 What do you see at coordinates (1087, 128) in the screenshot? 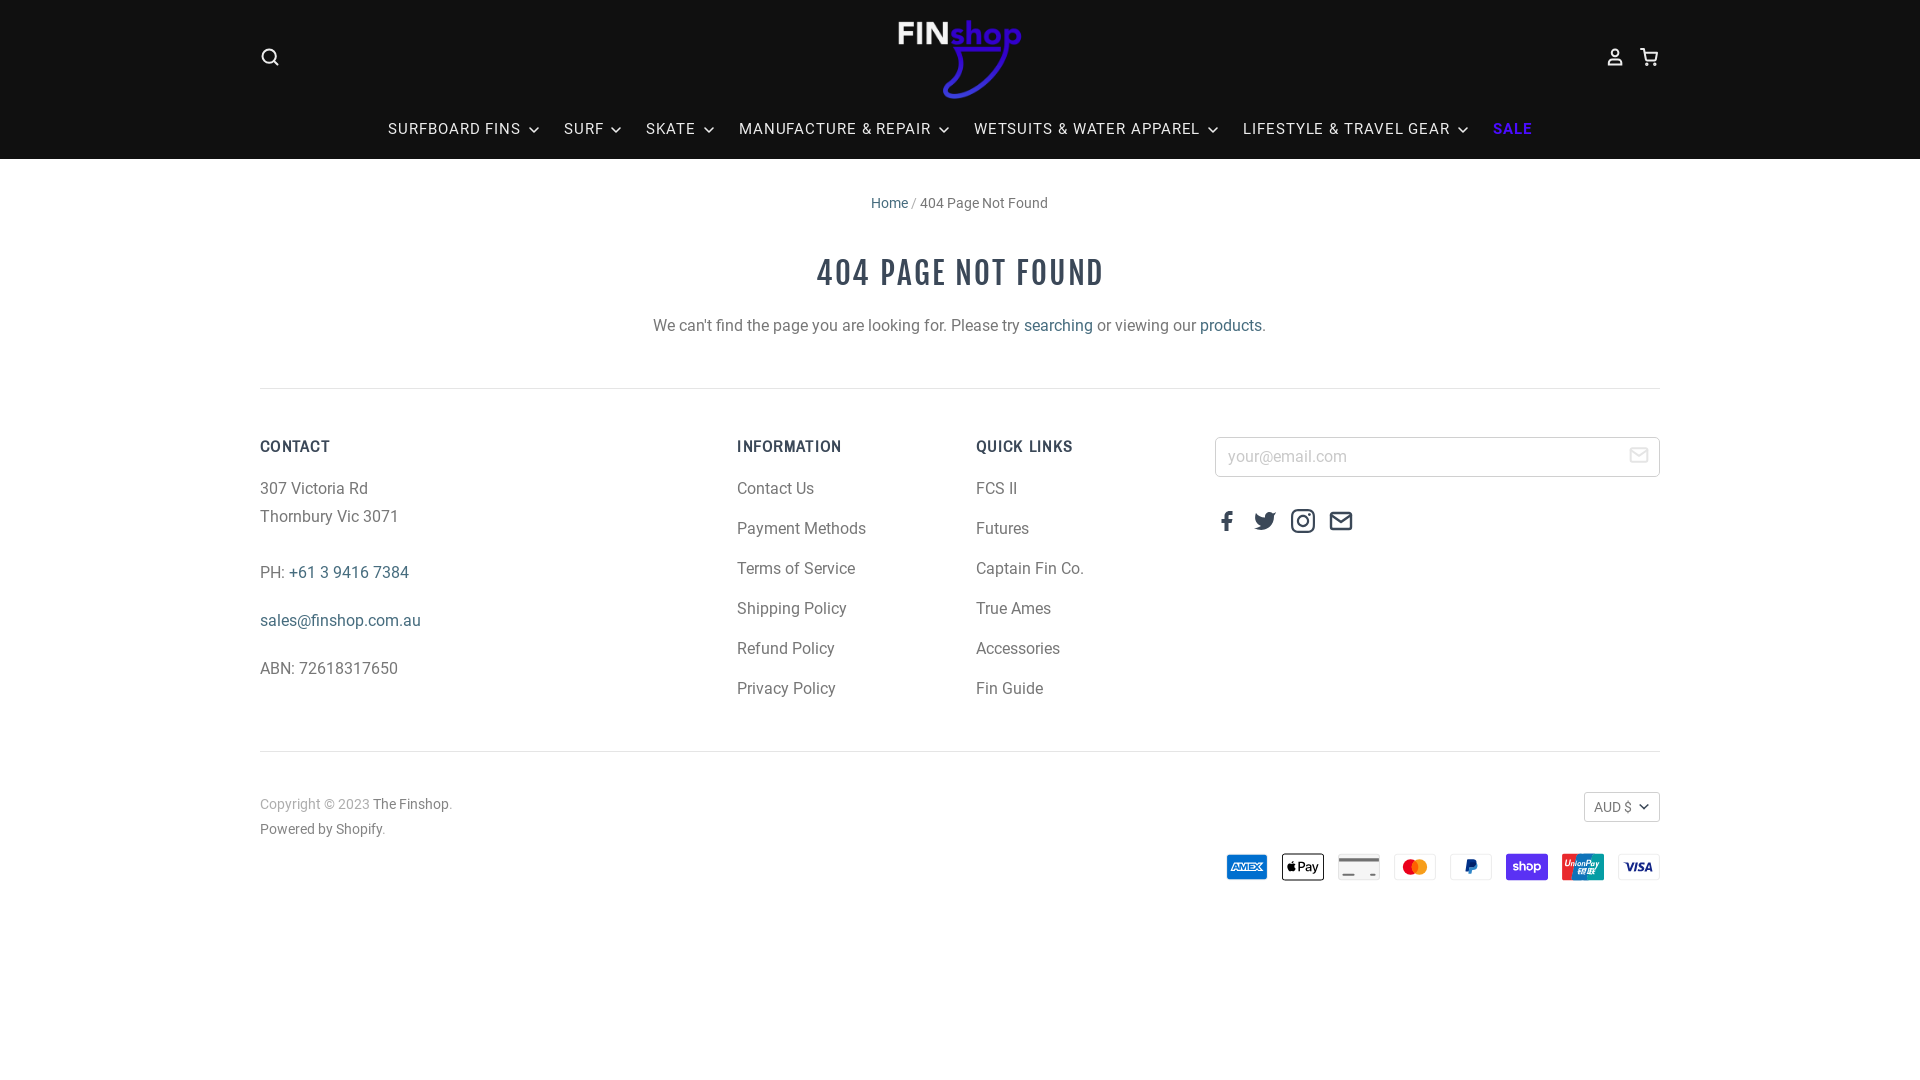
I see `'WETSUITS & WATER APPAREL'` at bounding box center [1087, 128].